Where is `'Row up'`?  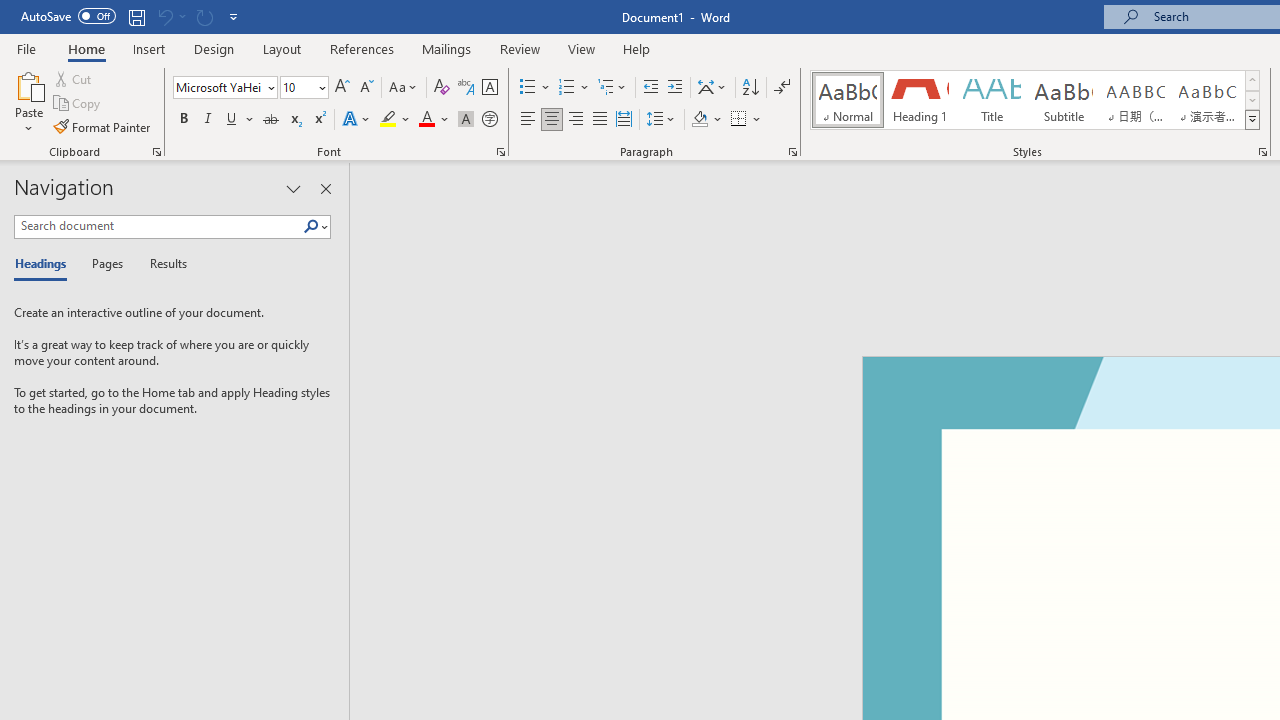 'Row up' is located at coordinates (1251, 79).